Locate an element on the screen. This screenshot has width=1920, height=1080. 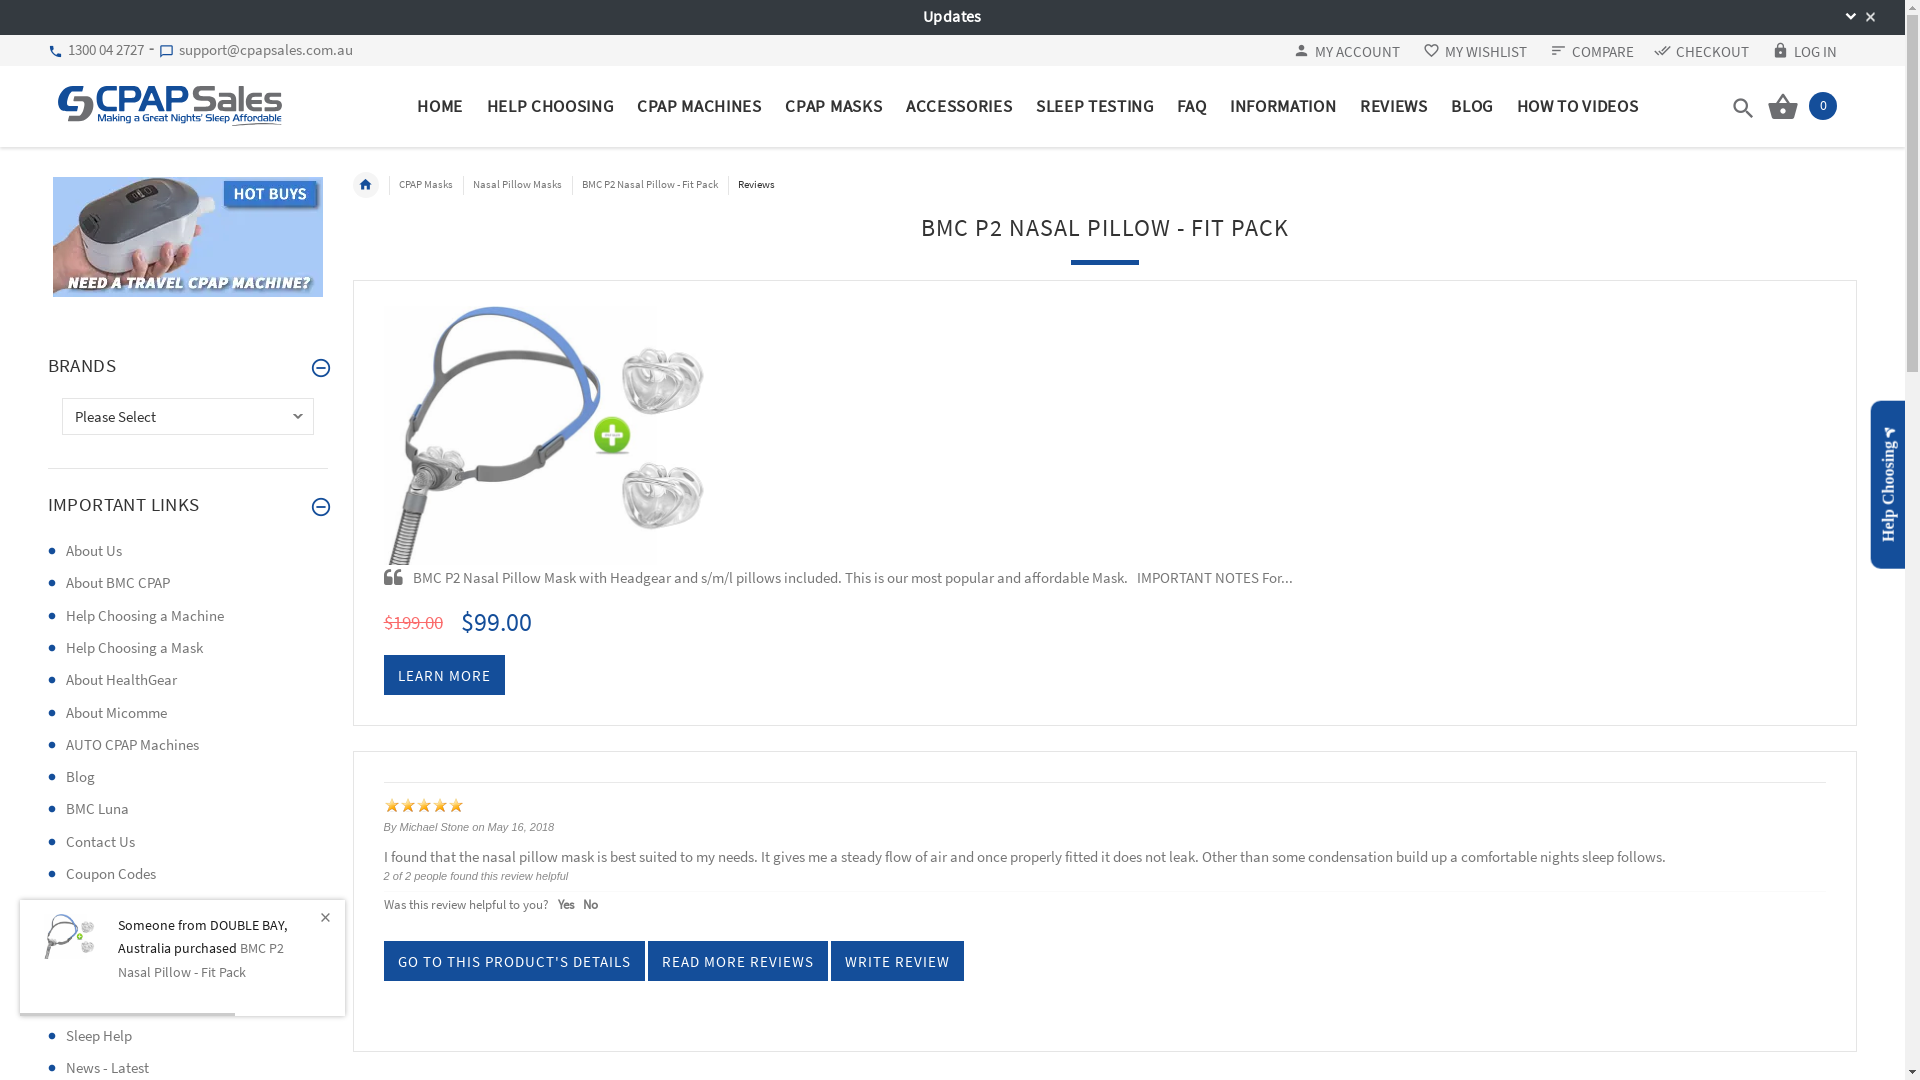
'FAQ' is located at coordinates (1191, 106).